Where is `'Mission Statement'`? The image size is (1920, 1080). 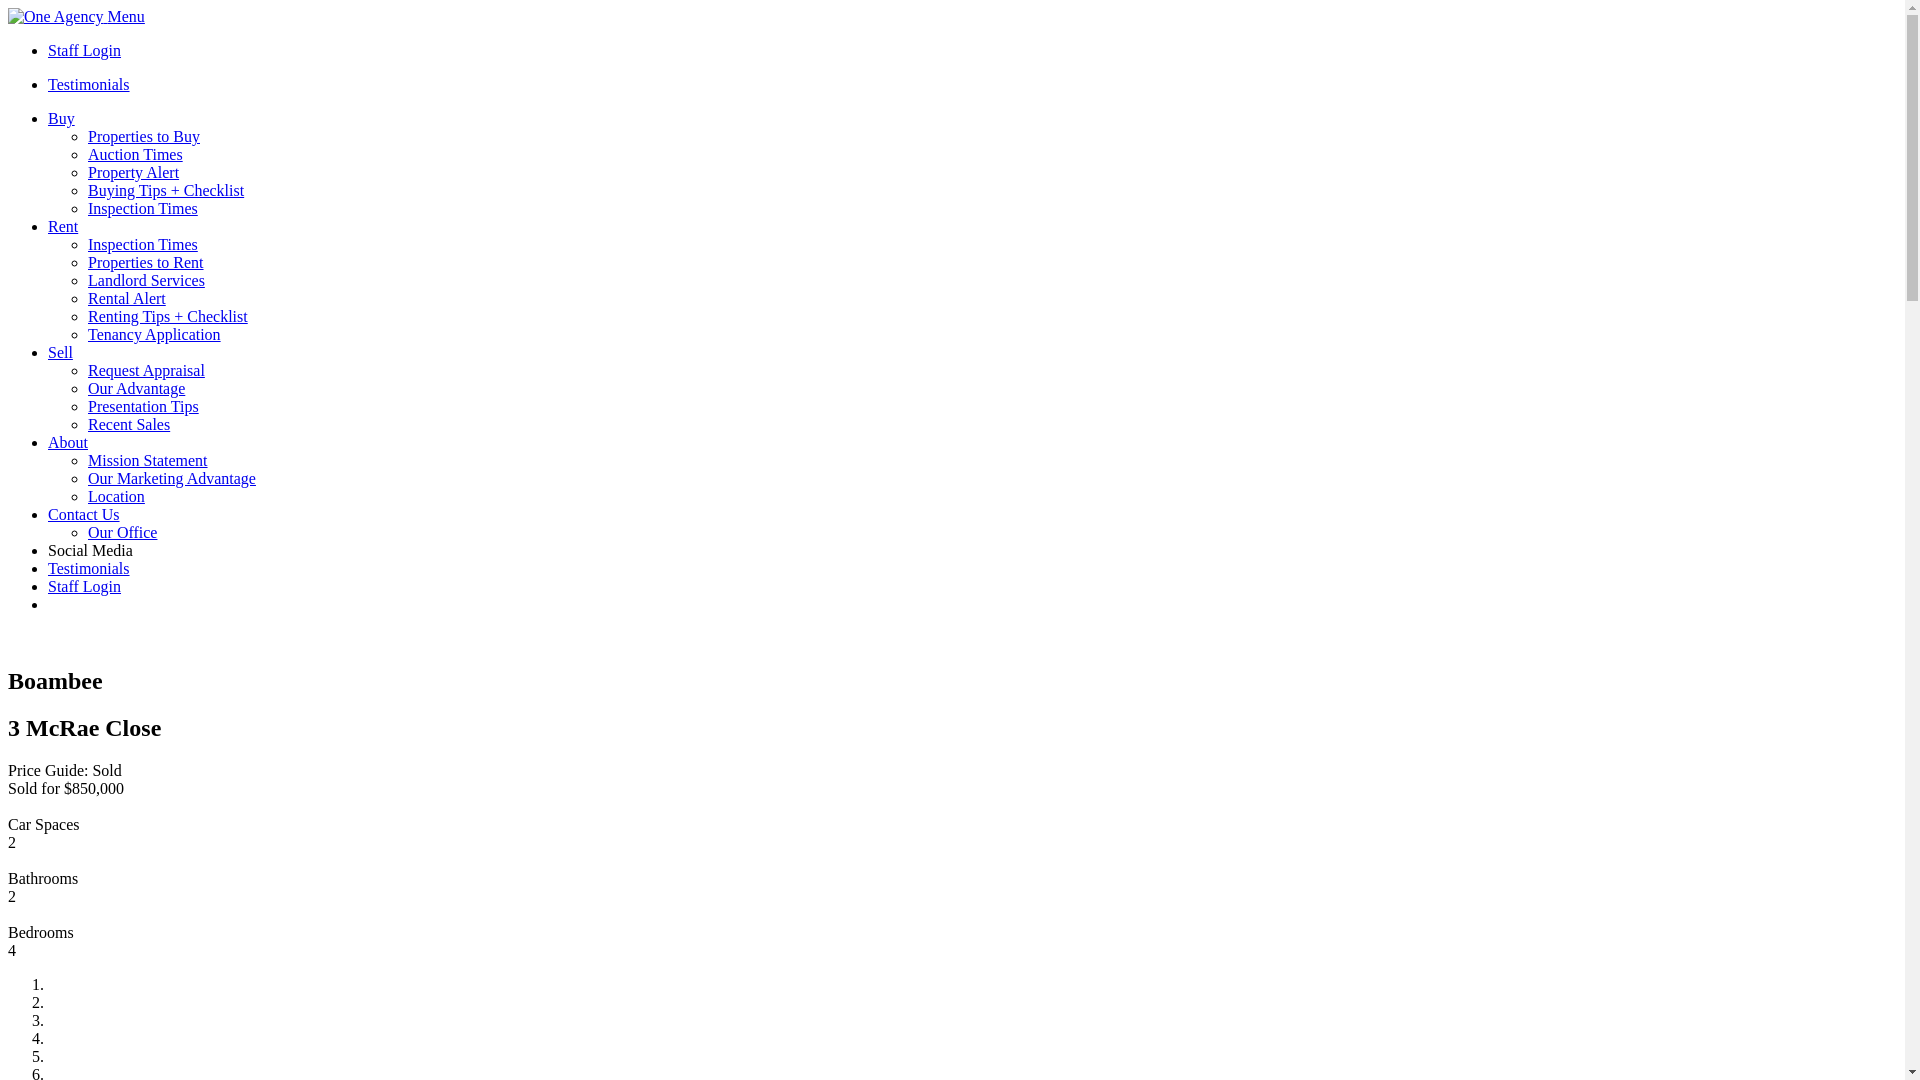
'Mission Statement' is located at coordinates (147, 460).